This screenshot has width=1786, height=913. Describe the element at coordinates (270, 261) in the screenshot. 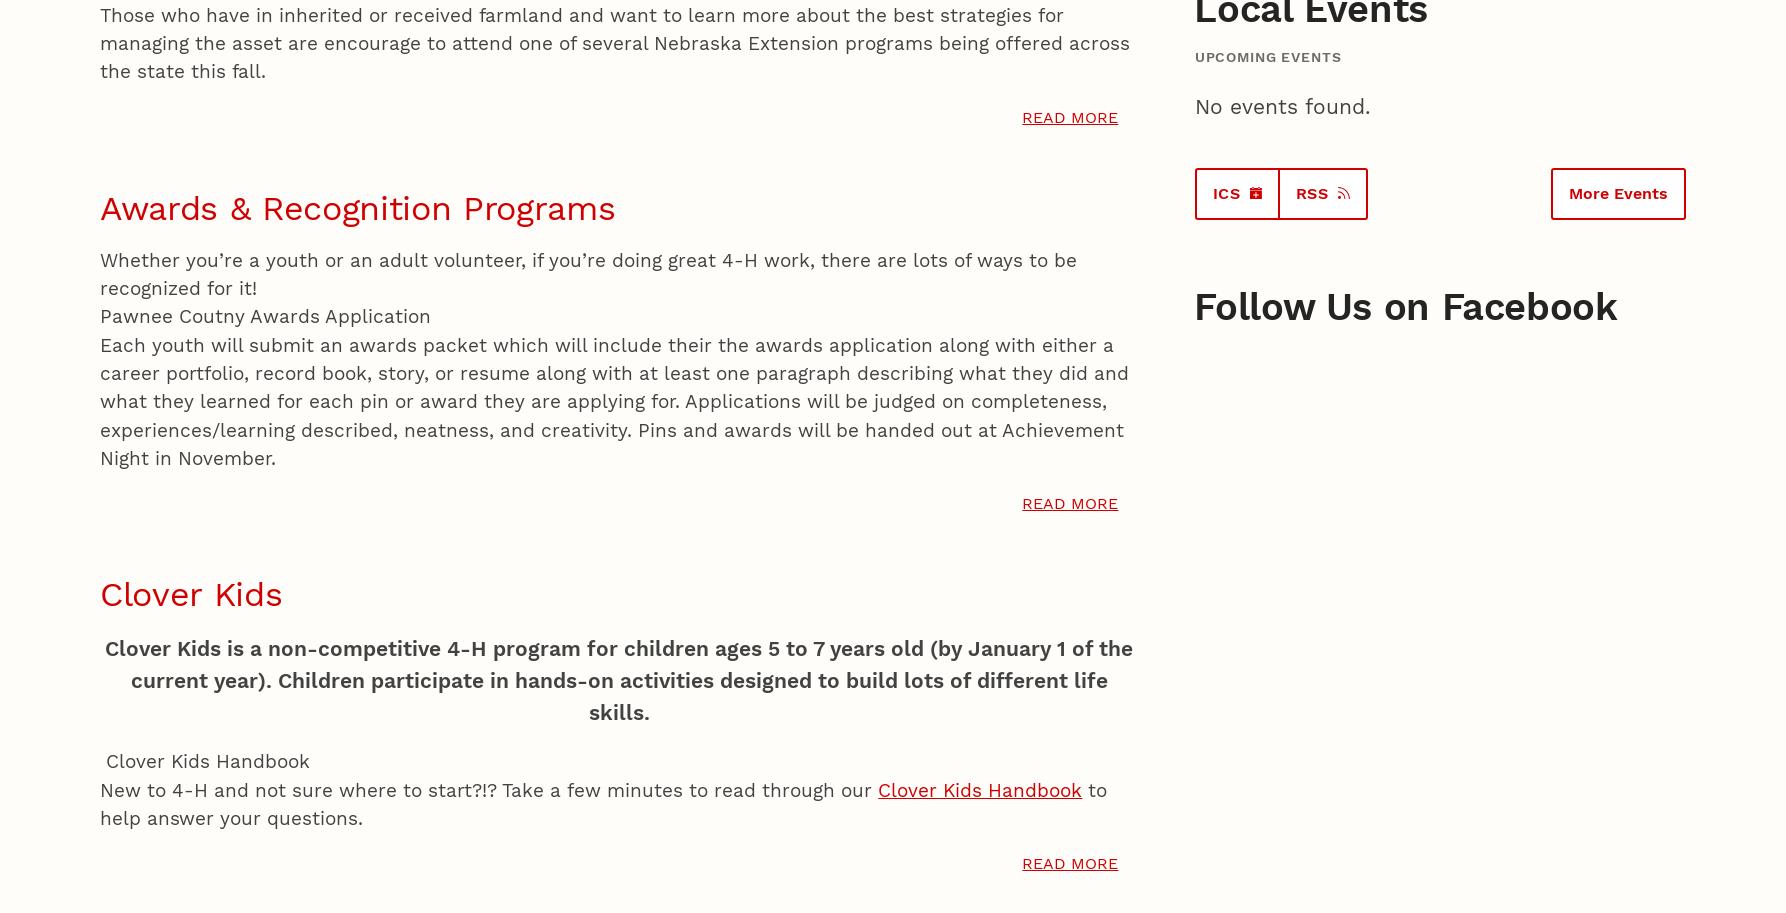

I see `'Colorado State University’s Department of Animal Sciences is proud to host the 28th Range Beef Cow Symposium, December 13 - 14, at The Ranch in Loveland, Colo.'` at that location.